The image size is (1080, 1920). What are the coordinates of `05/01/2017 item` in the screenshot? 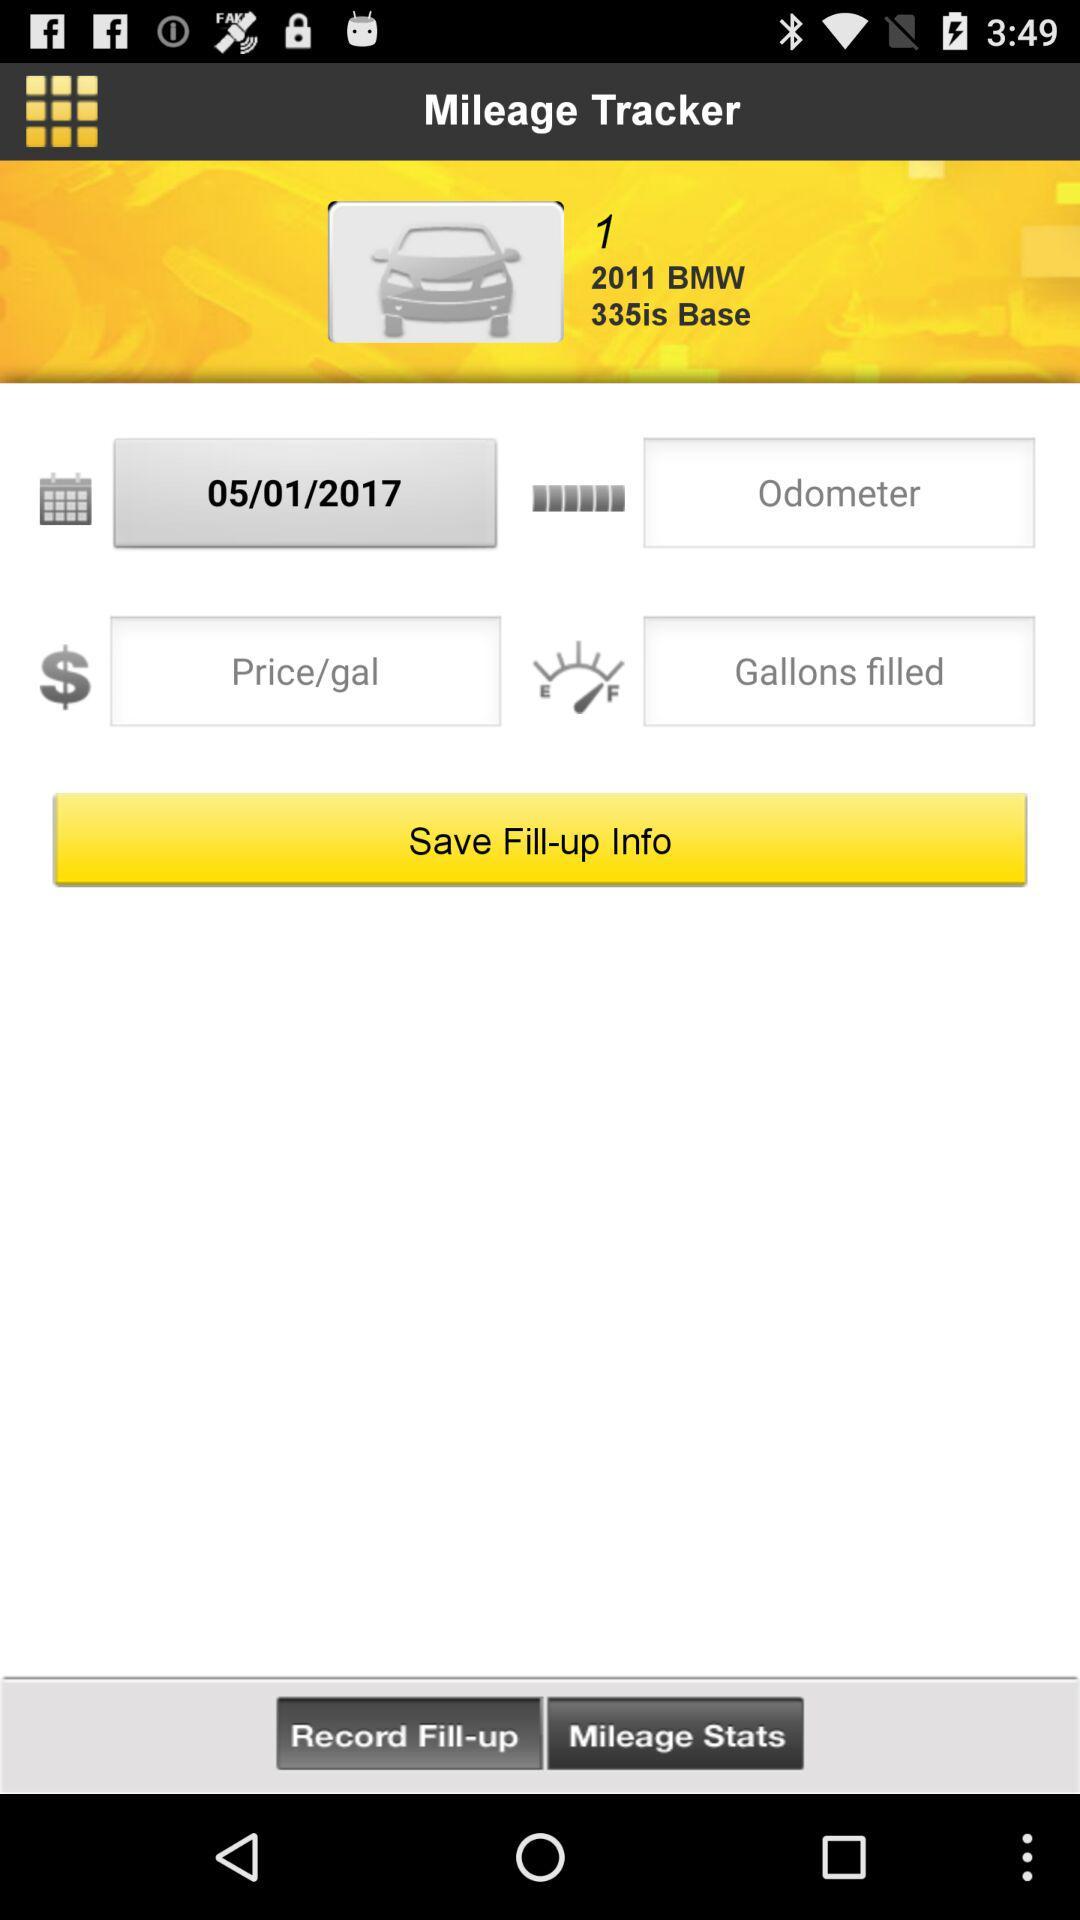 It's located at (305, 498).